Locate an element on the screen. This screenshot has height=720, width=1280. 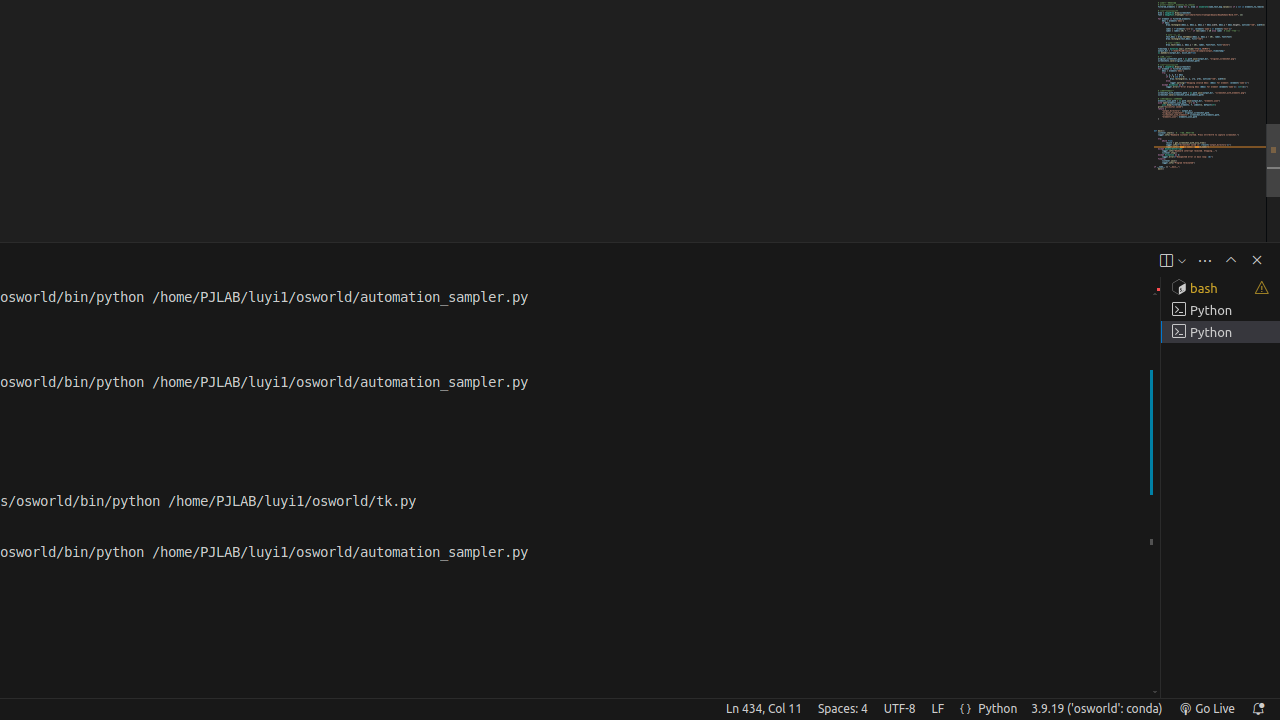
'3.9.19 (' is located at coordinates (1095, 707).